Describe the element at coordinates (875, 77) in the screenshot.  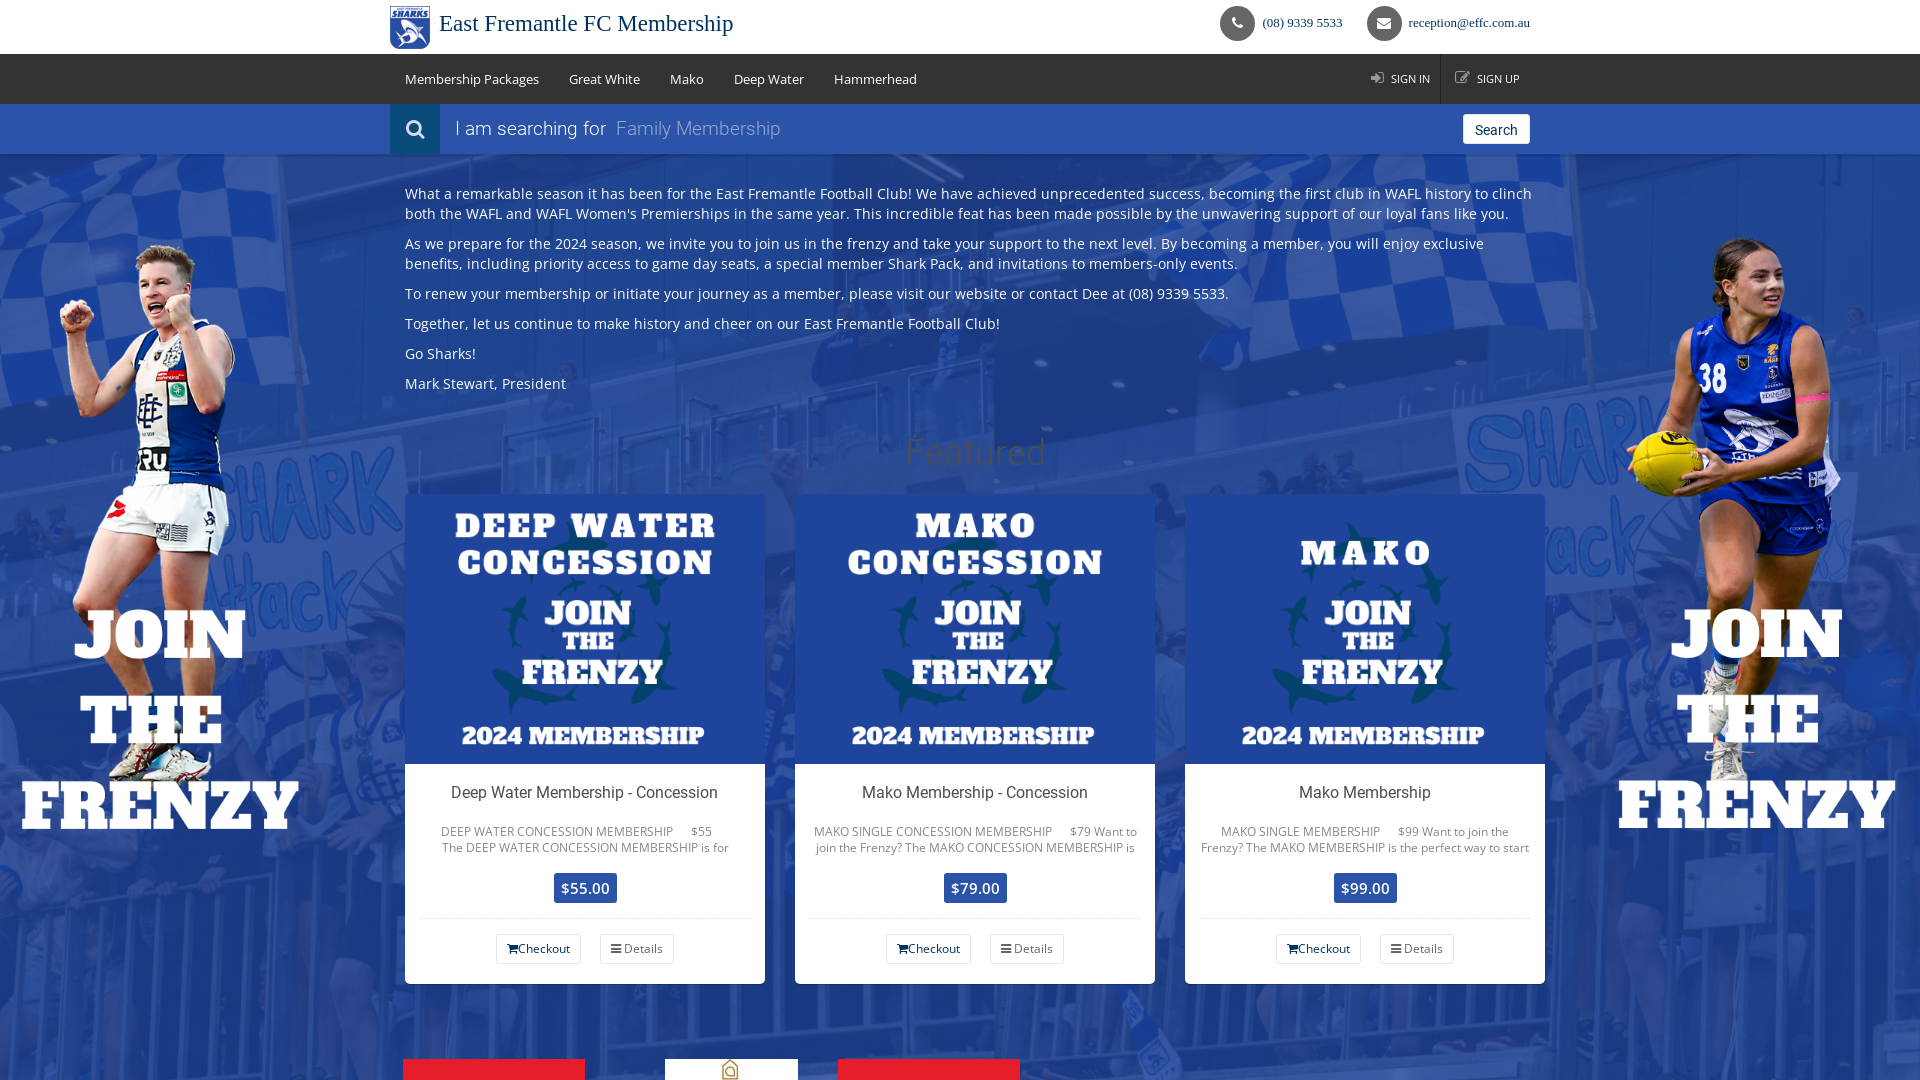
I see `'Hammerhead'` at that location.